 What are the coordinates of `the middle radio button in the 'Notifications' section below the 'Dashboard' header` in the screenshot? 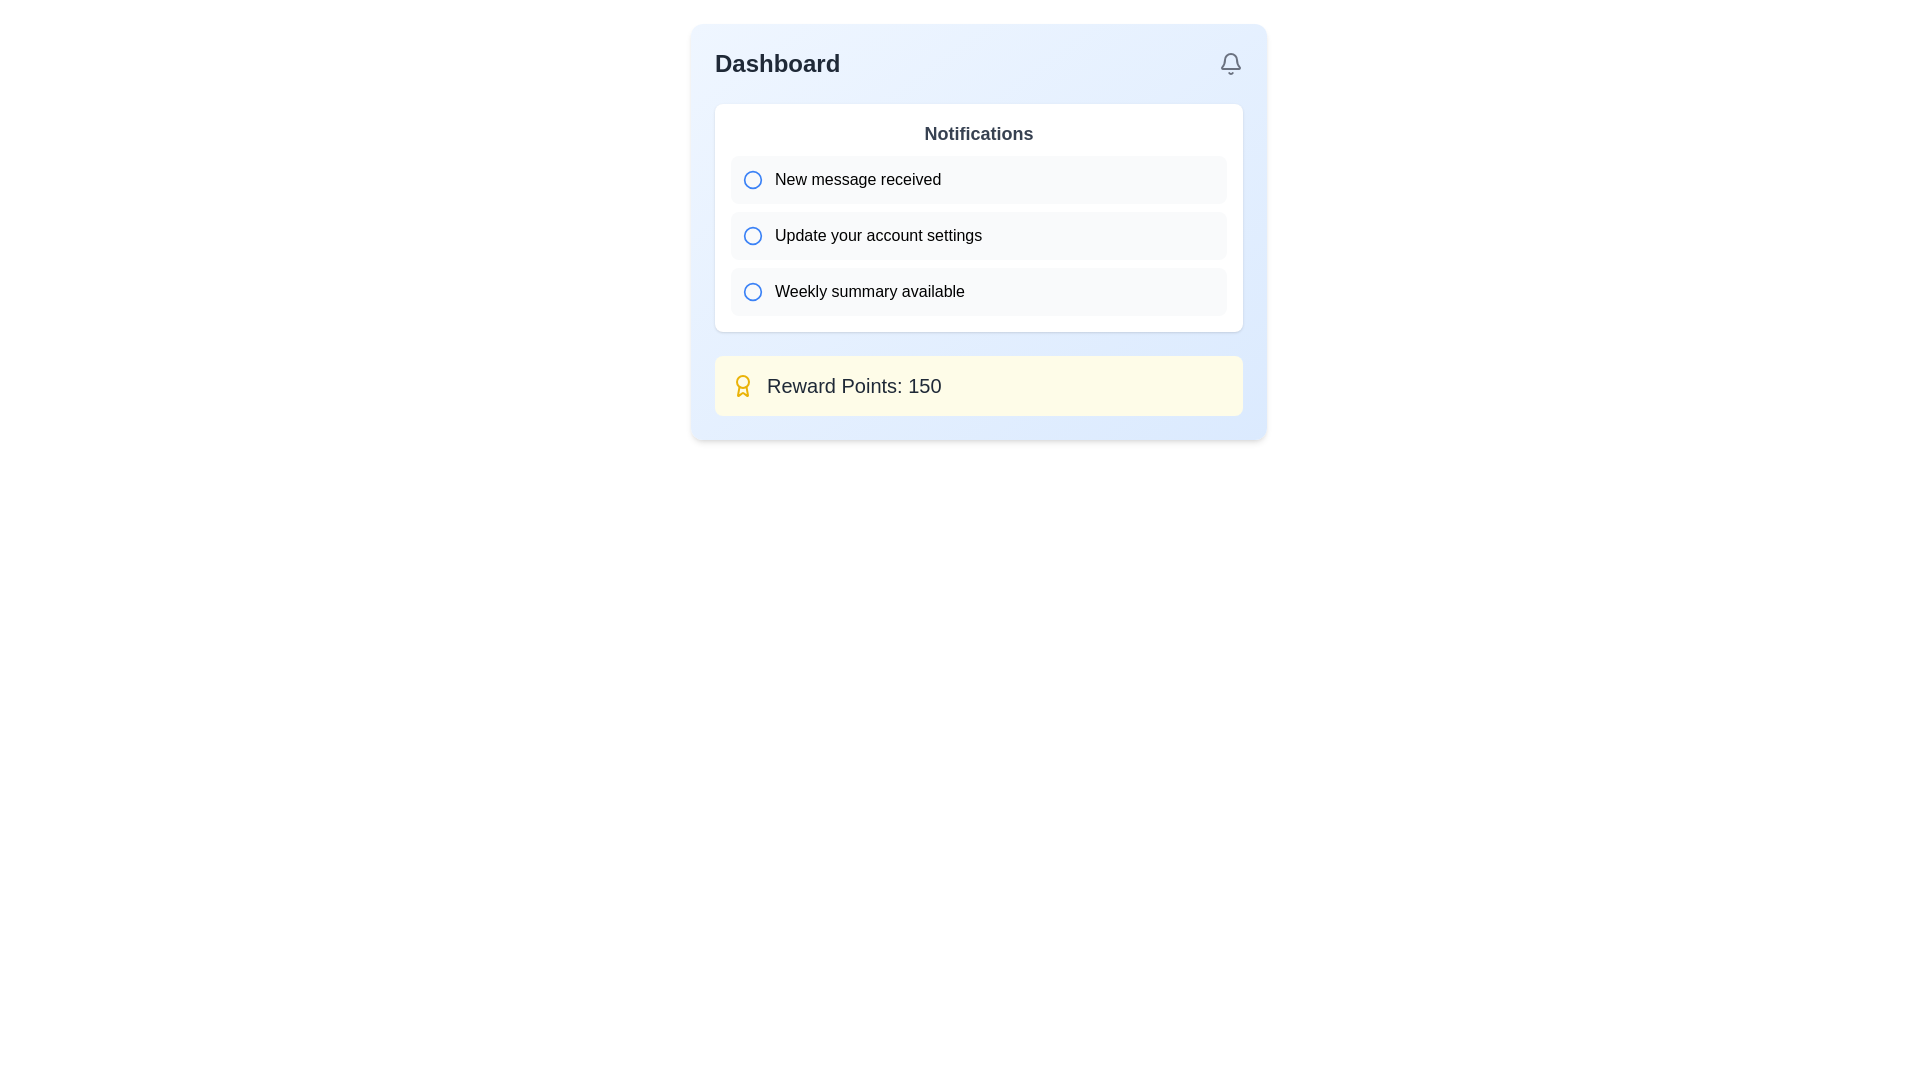 It's located at (752, 234).